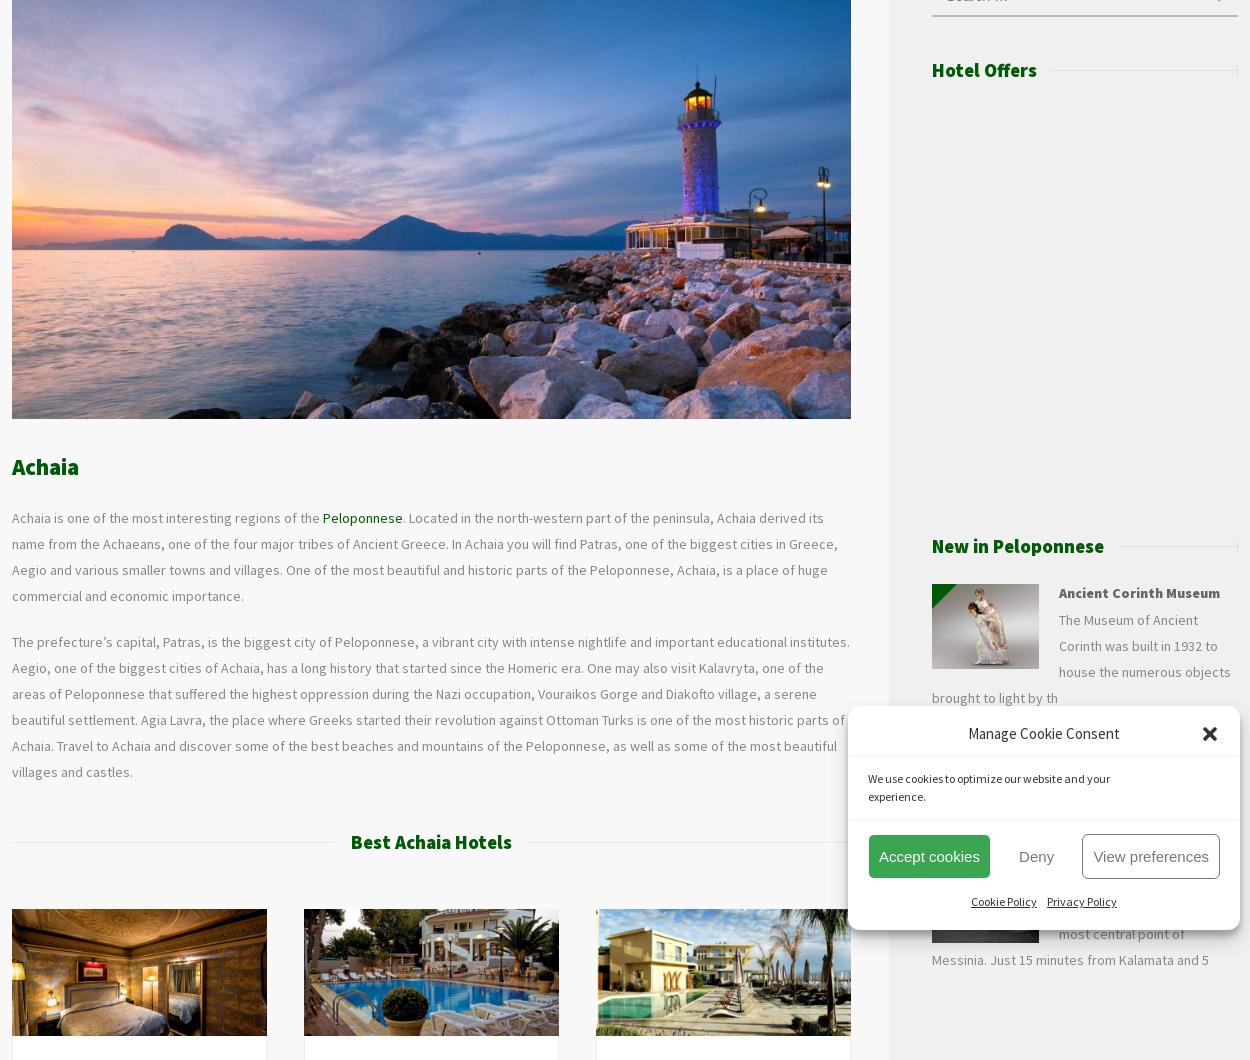  What do you see at coordinates (431, 704) in the screenshot?
I see `'The prefecture’s capital, Patras, is the biggest city of Peloponnese, a vibrant city with intense nightlife and important educational institutes. Aegio, one of the biggest cities of Achaia, has a long history that started since the Homeric era. One may also visit Kalavryta, one of the areas of Peloponnese that suffered the highest oppression during the Nazi occupation, Vouraikos Gorge and Diakofto village, a serene beautiful settlement. Agia Lavra, the place where Greeks started their revolution against Ottoman Turks is one of the most historic parts of Achaia. Travel to Achaia and discover some of the best beaches and mountains of the Peloponnese, as well as some of the most beautiful villages and castles.'` at bounding box center [431, 704].